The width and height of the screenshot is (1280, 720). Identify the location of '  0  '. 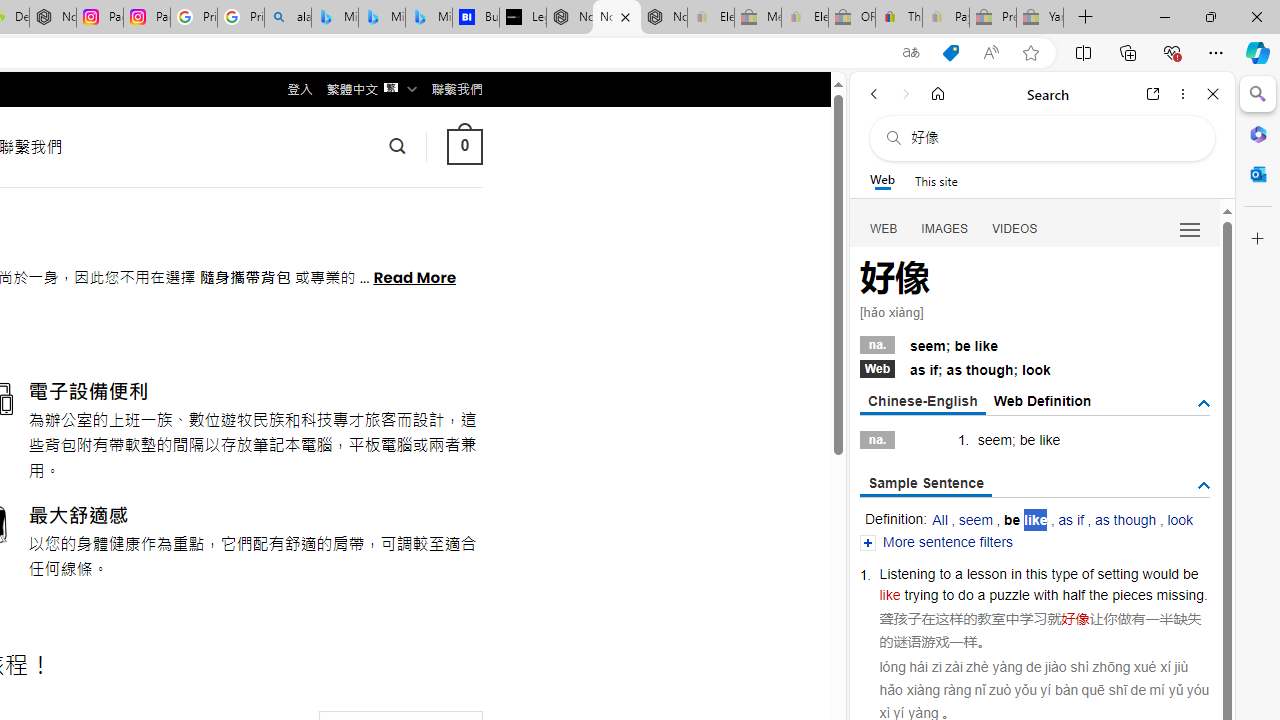
(463, 145).